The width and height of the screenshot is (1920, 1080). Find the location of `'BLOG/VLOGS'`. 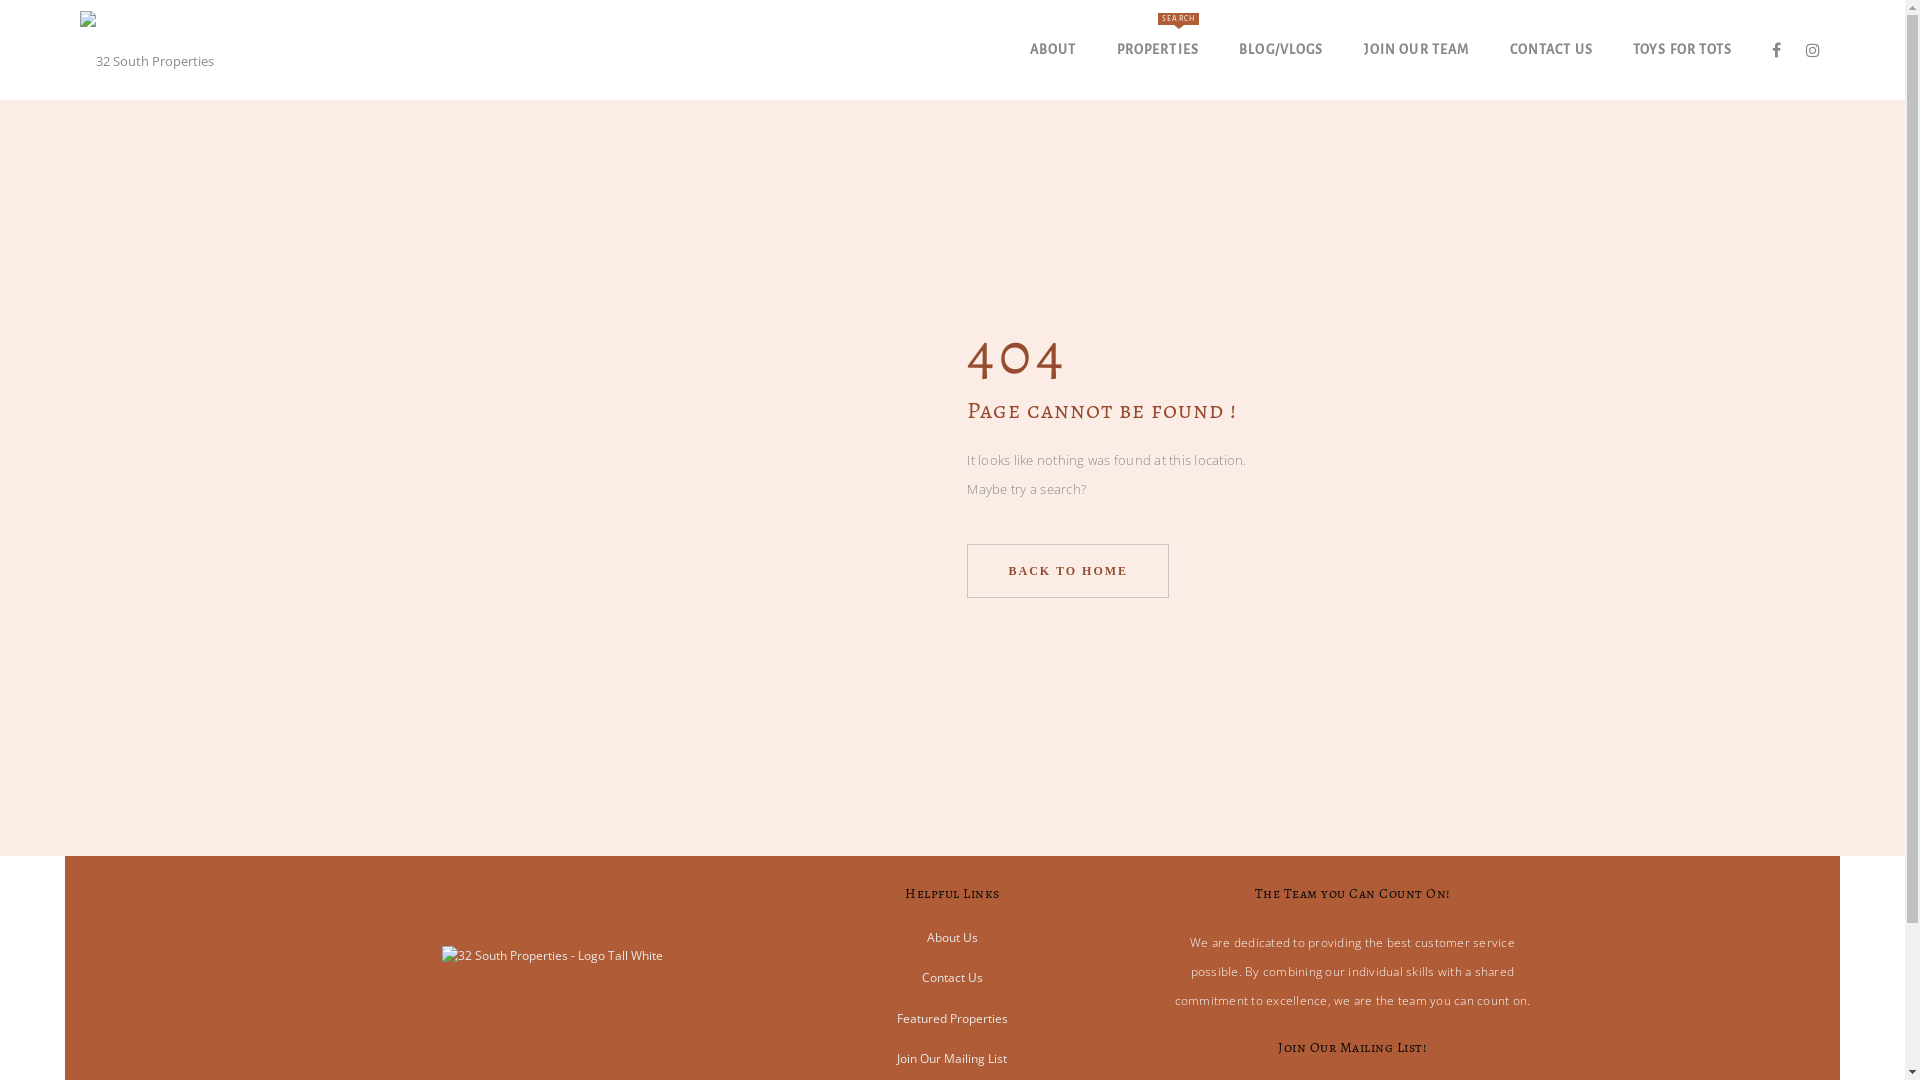

'BLOG/VLOGS' is located at coordinates (1281, 49).